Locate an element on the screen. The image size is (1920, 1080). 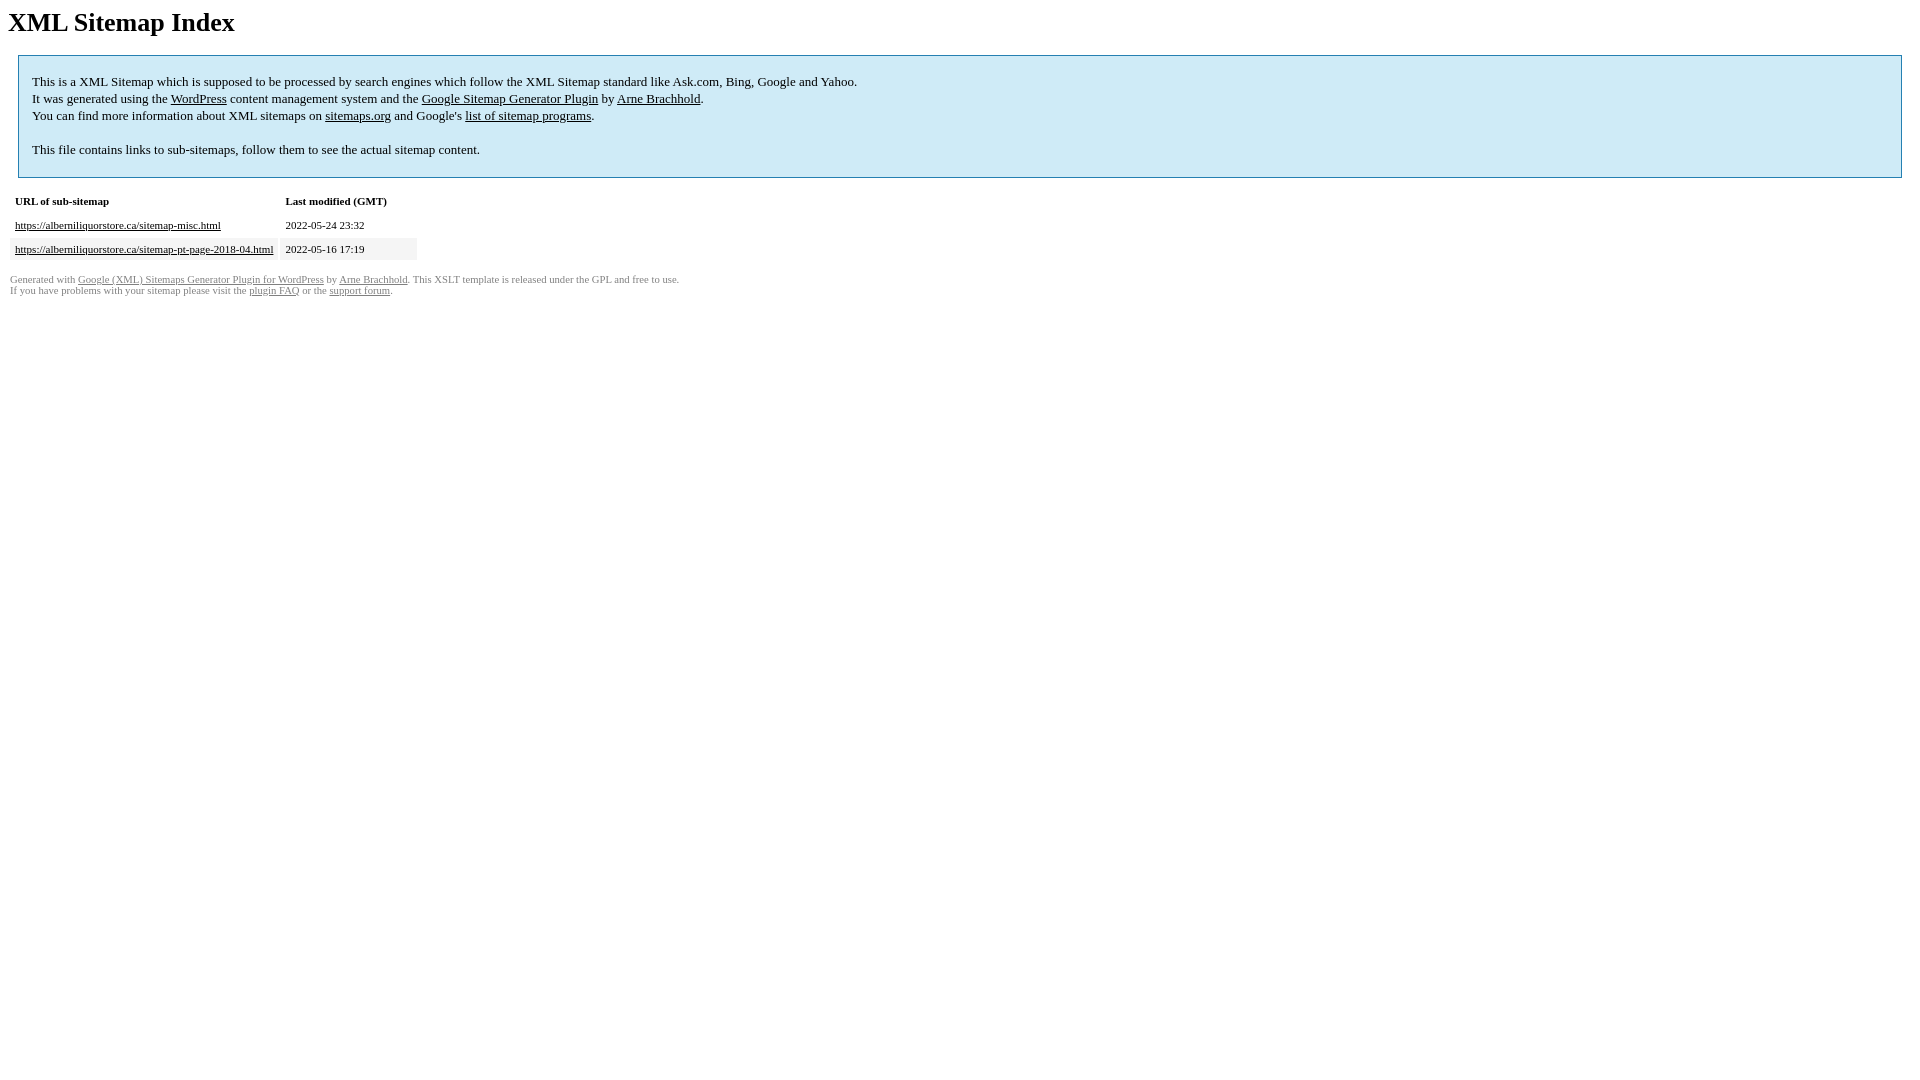
'plugin FAQ' is located at coordinates (272, 290).